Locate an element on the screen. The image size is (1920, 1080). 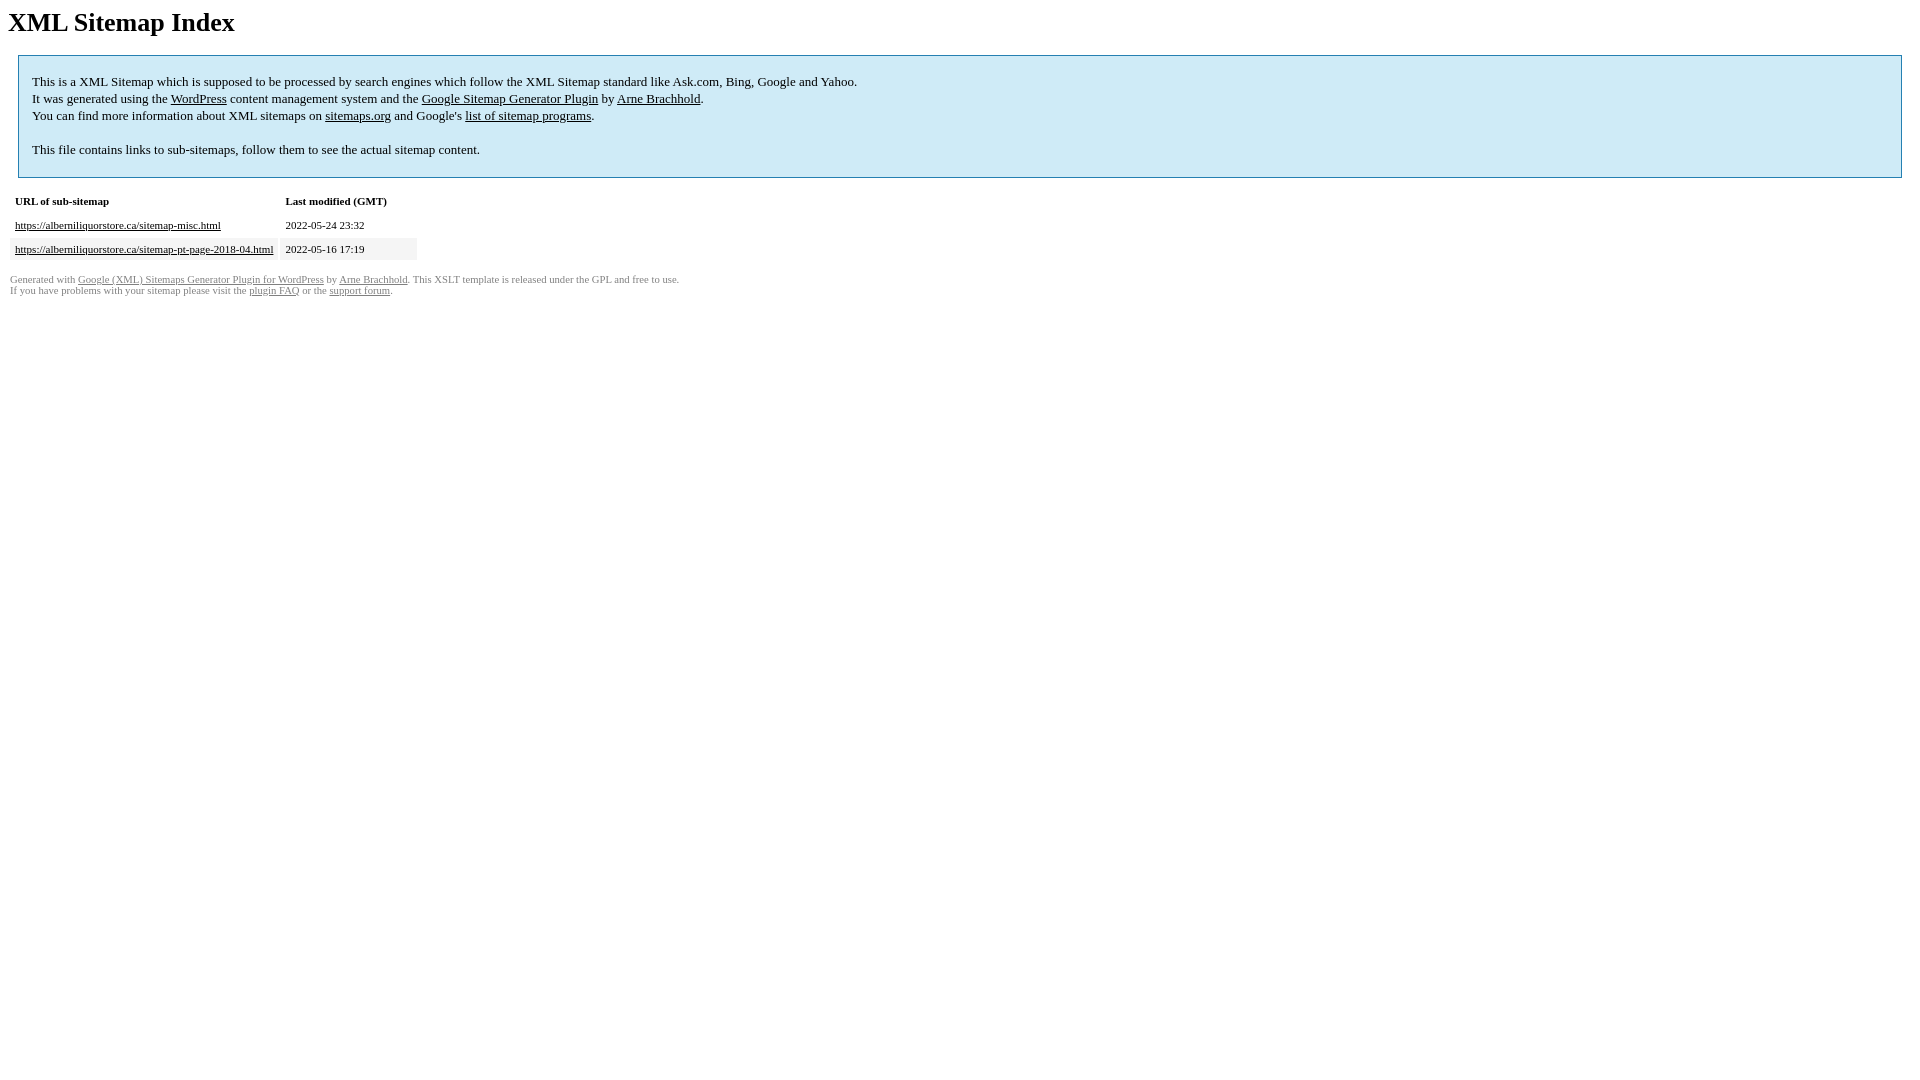
'plugin FAQ' is located at coordinates (272, 290).